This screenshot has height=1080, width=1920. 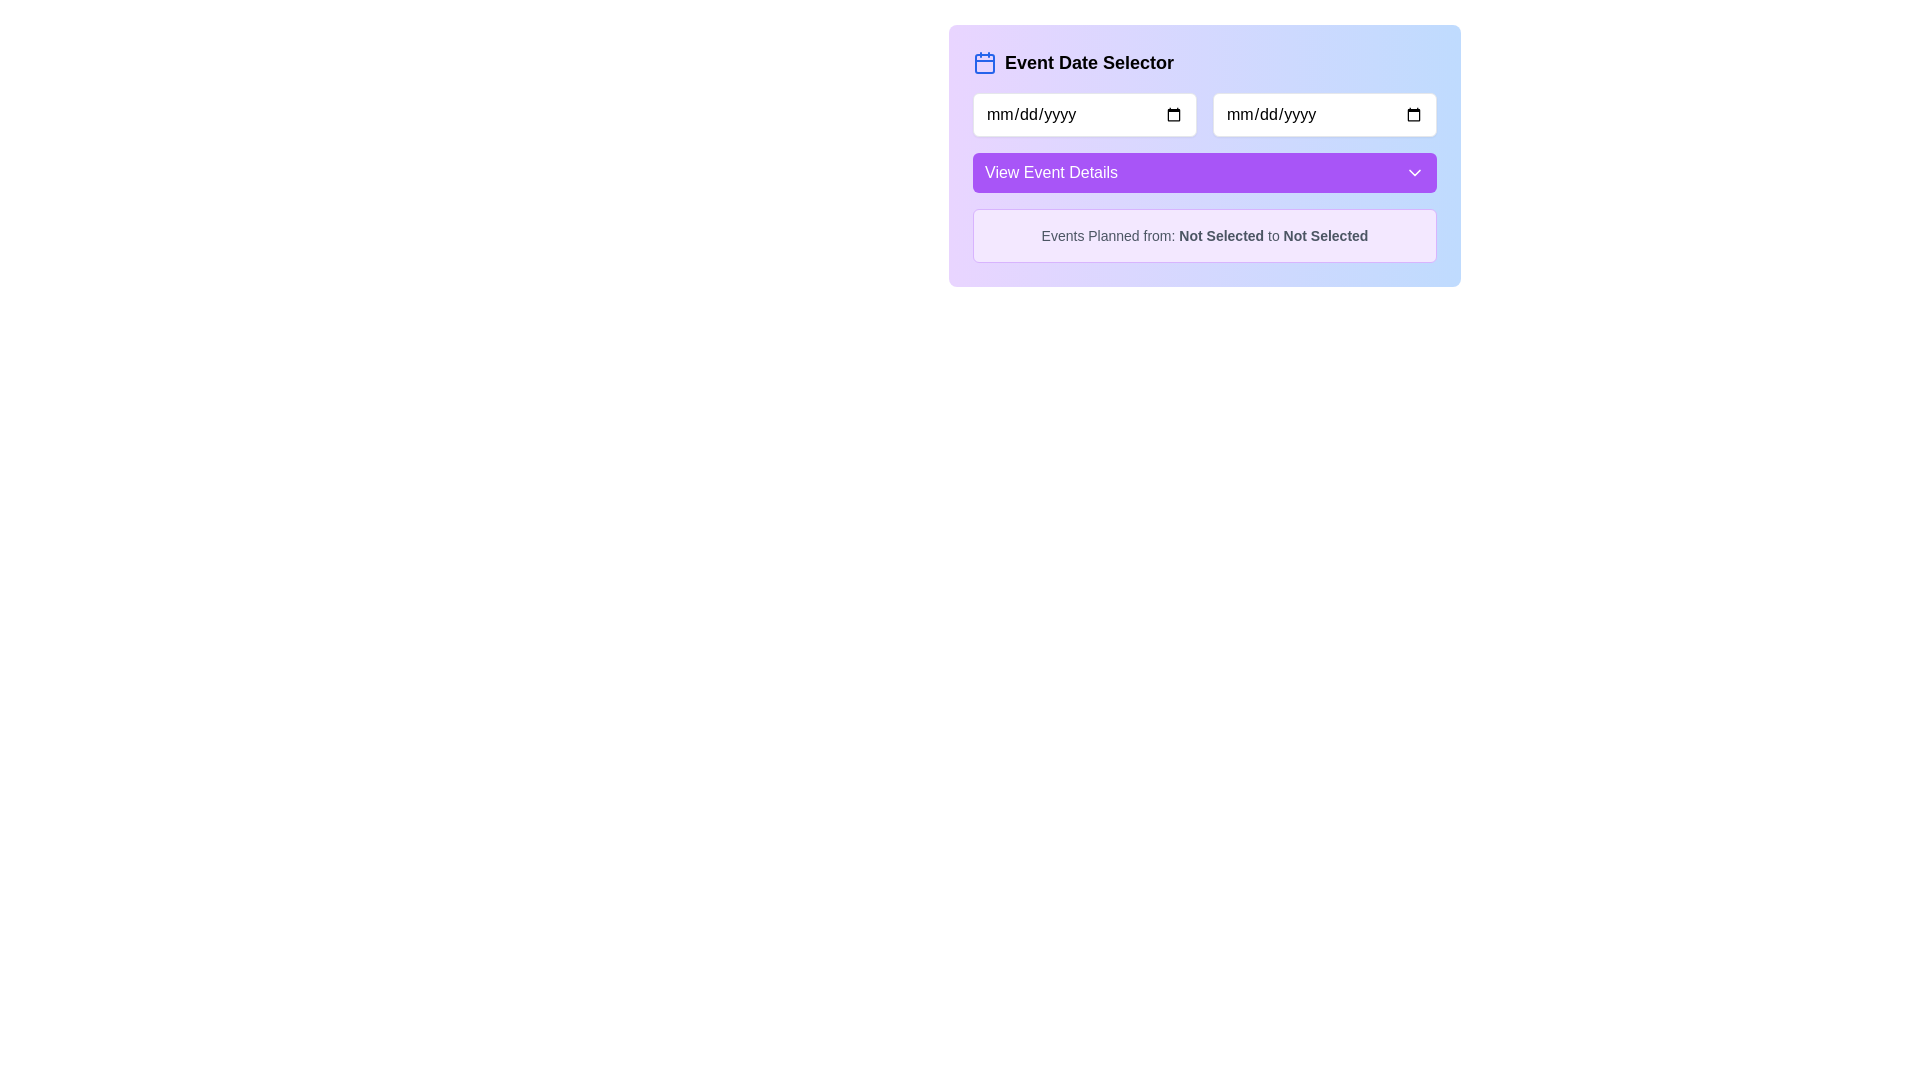 I want to click on the 'End Date' date input field with a rounded border and light shadow, so click(x=1324, y=115).